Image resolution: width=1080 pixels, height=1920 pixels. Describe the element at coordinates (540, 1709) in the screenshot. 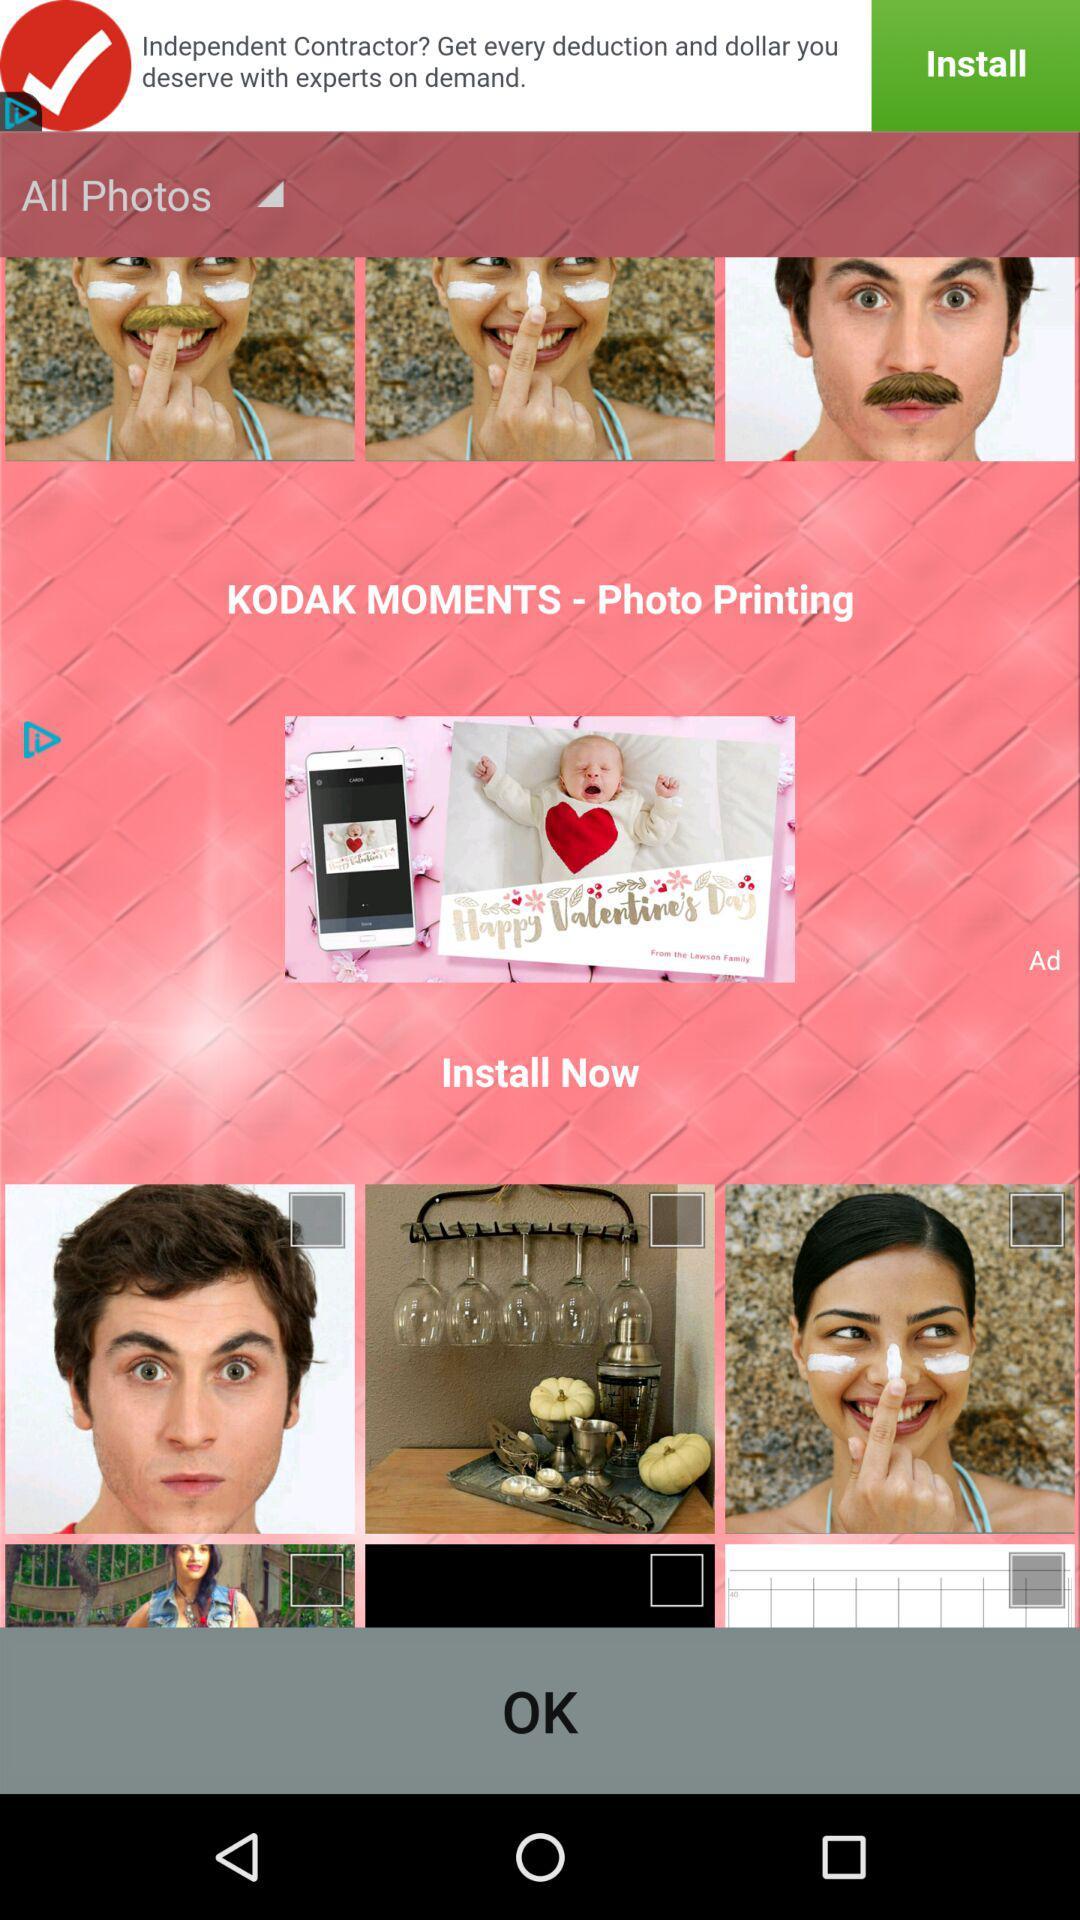

I see `the ok item` at that location.